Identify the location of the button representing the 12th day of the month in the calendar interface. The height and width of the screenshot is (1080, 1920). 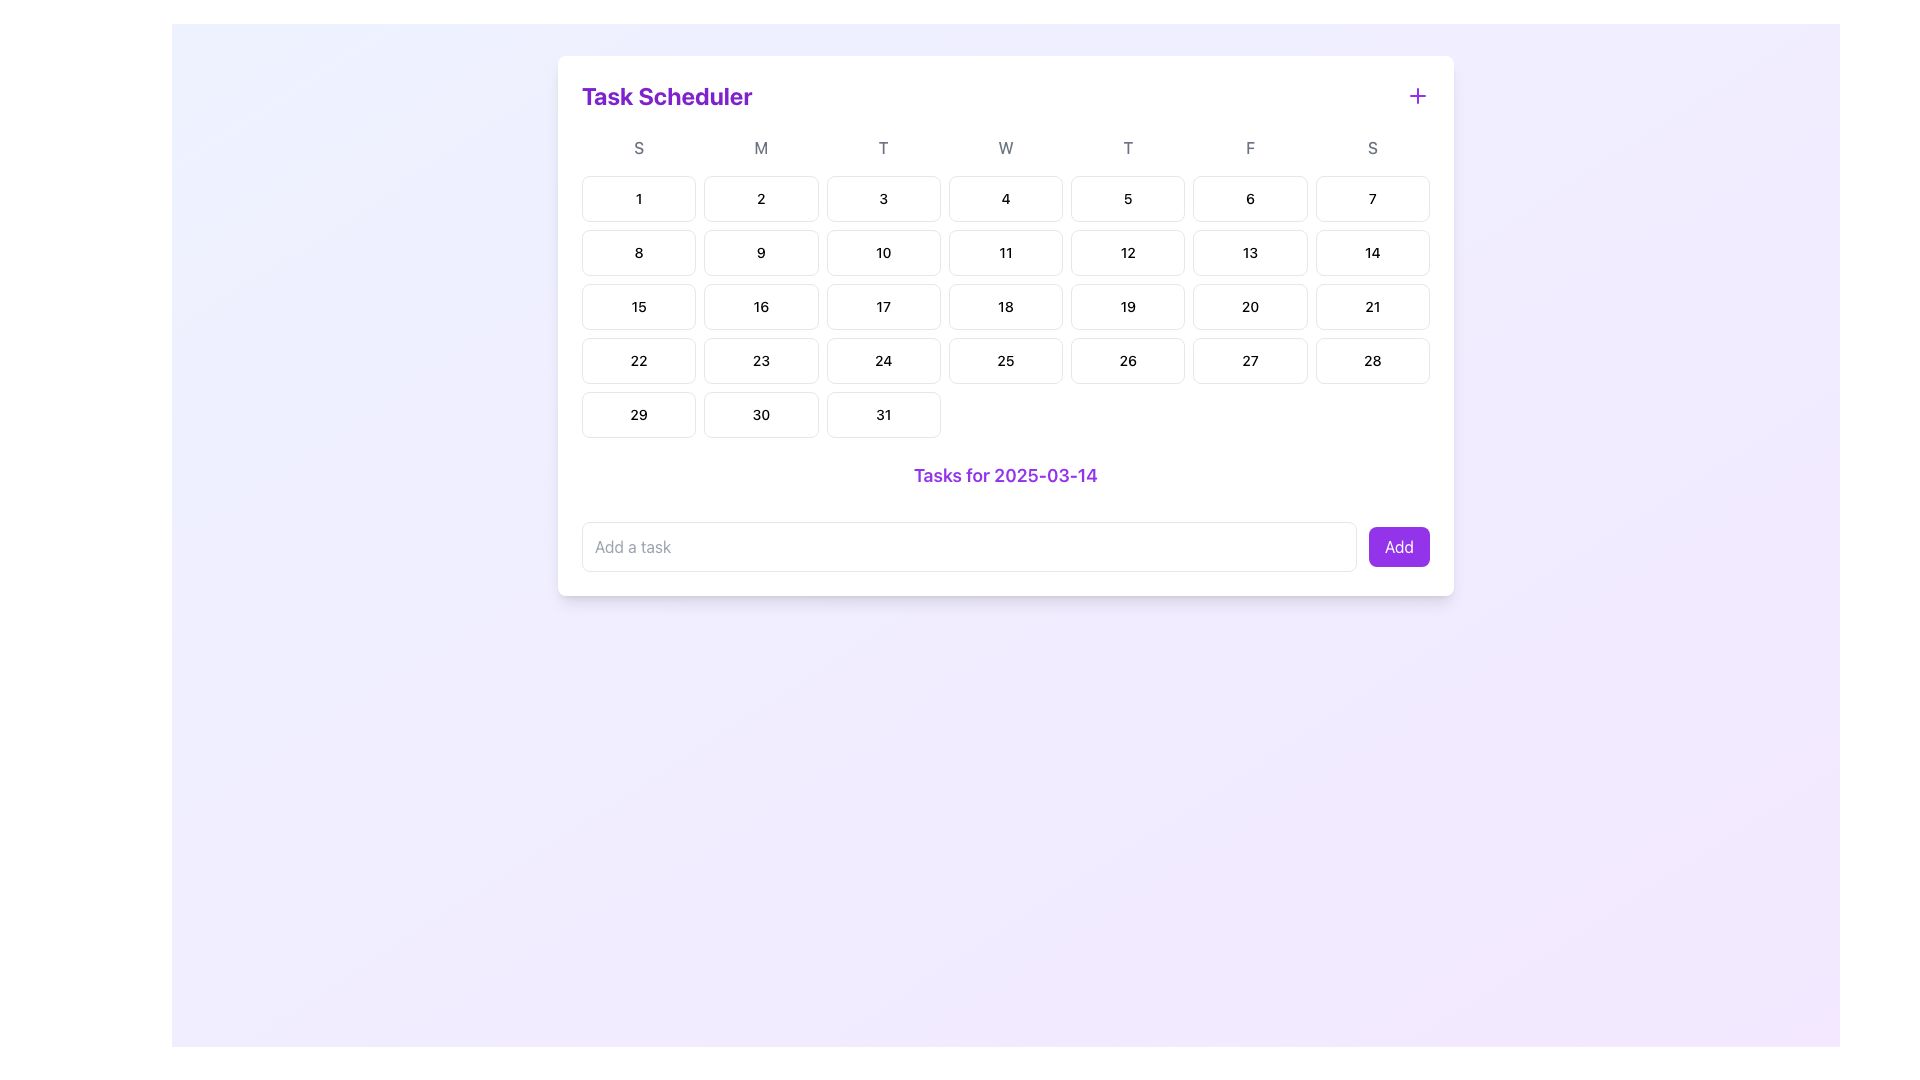
(1128, 252).